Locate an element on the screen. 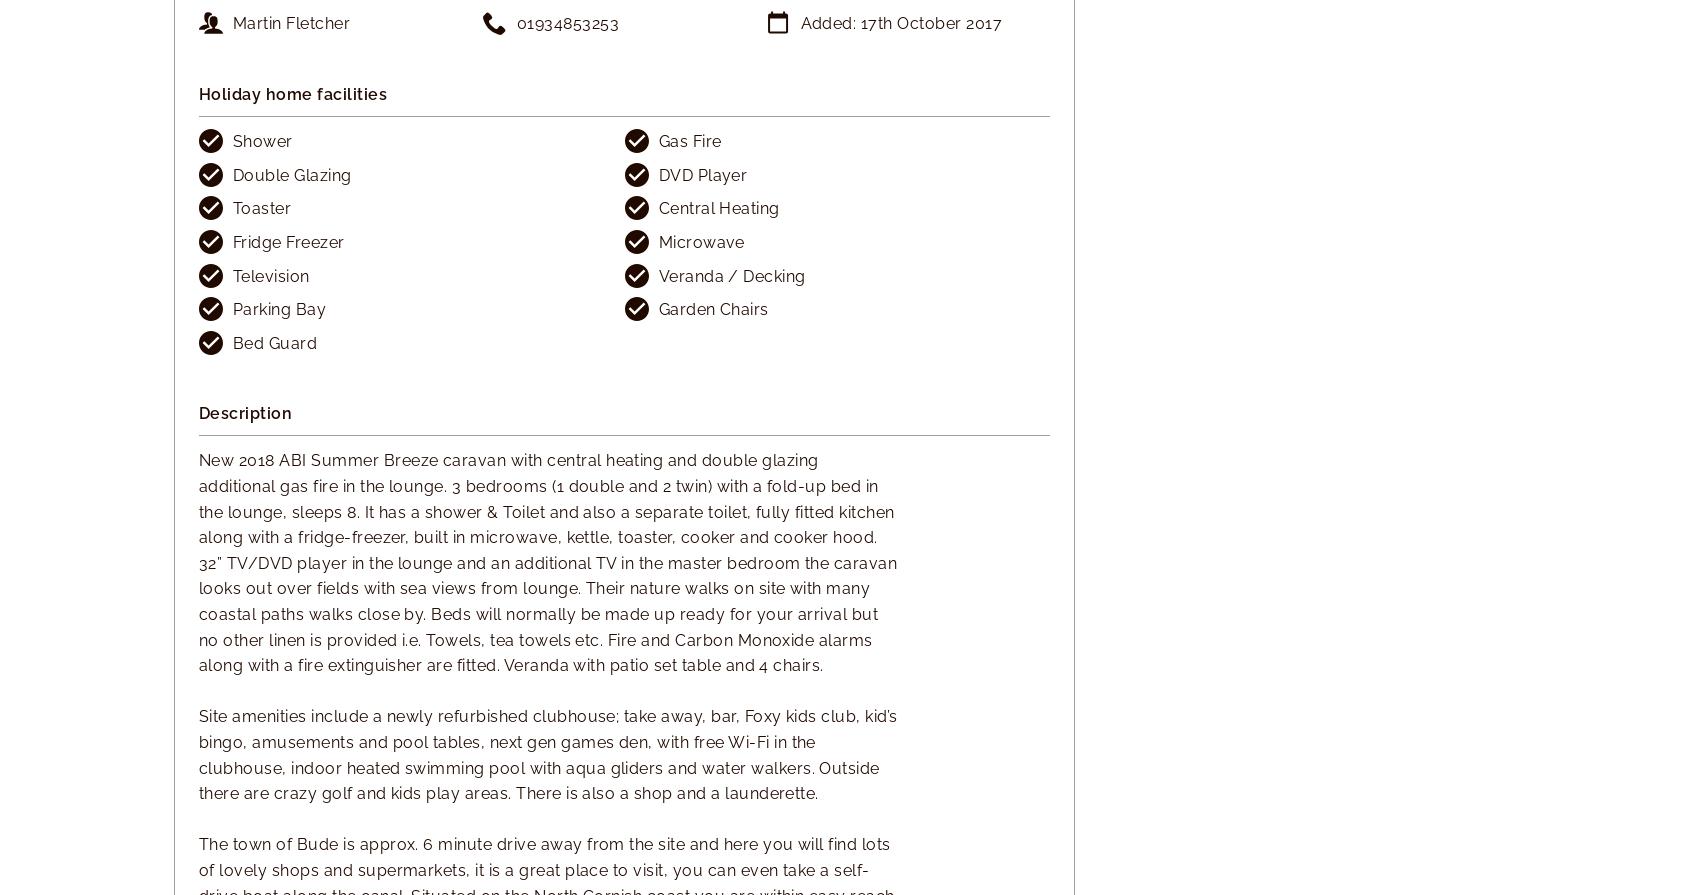  'Fridge Freezer' is located at coordinates (288, 241).